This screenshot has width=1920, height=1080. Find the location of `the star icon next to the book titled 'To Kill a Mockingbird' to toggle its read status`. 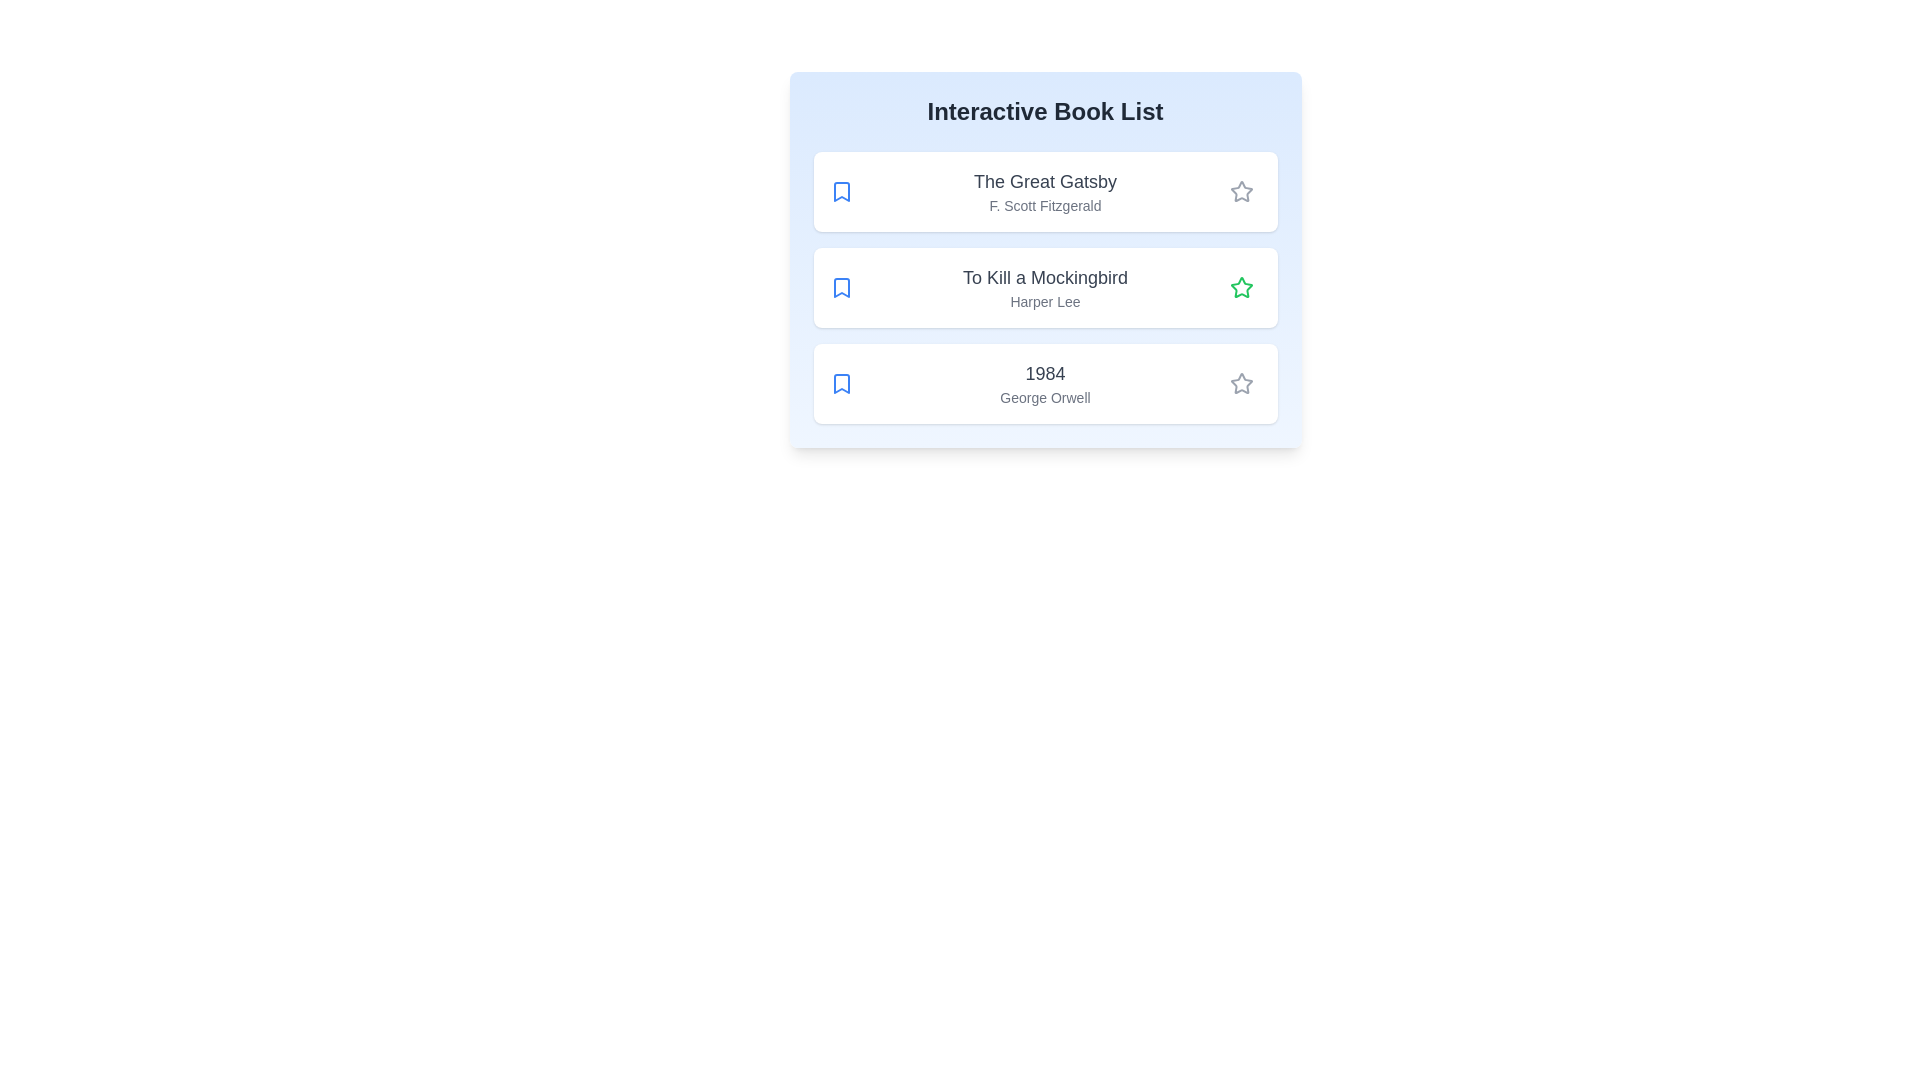

the star icon next to the book titled 'To Kill a Mockingbird' to toggle its read status is located at coordinates (1240, 288).